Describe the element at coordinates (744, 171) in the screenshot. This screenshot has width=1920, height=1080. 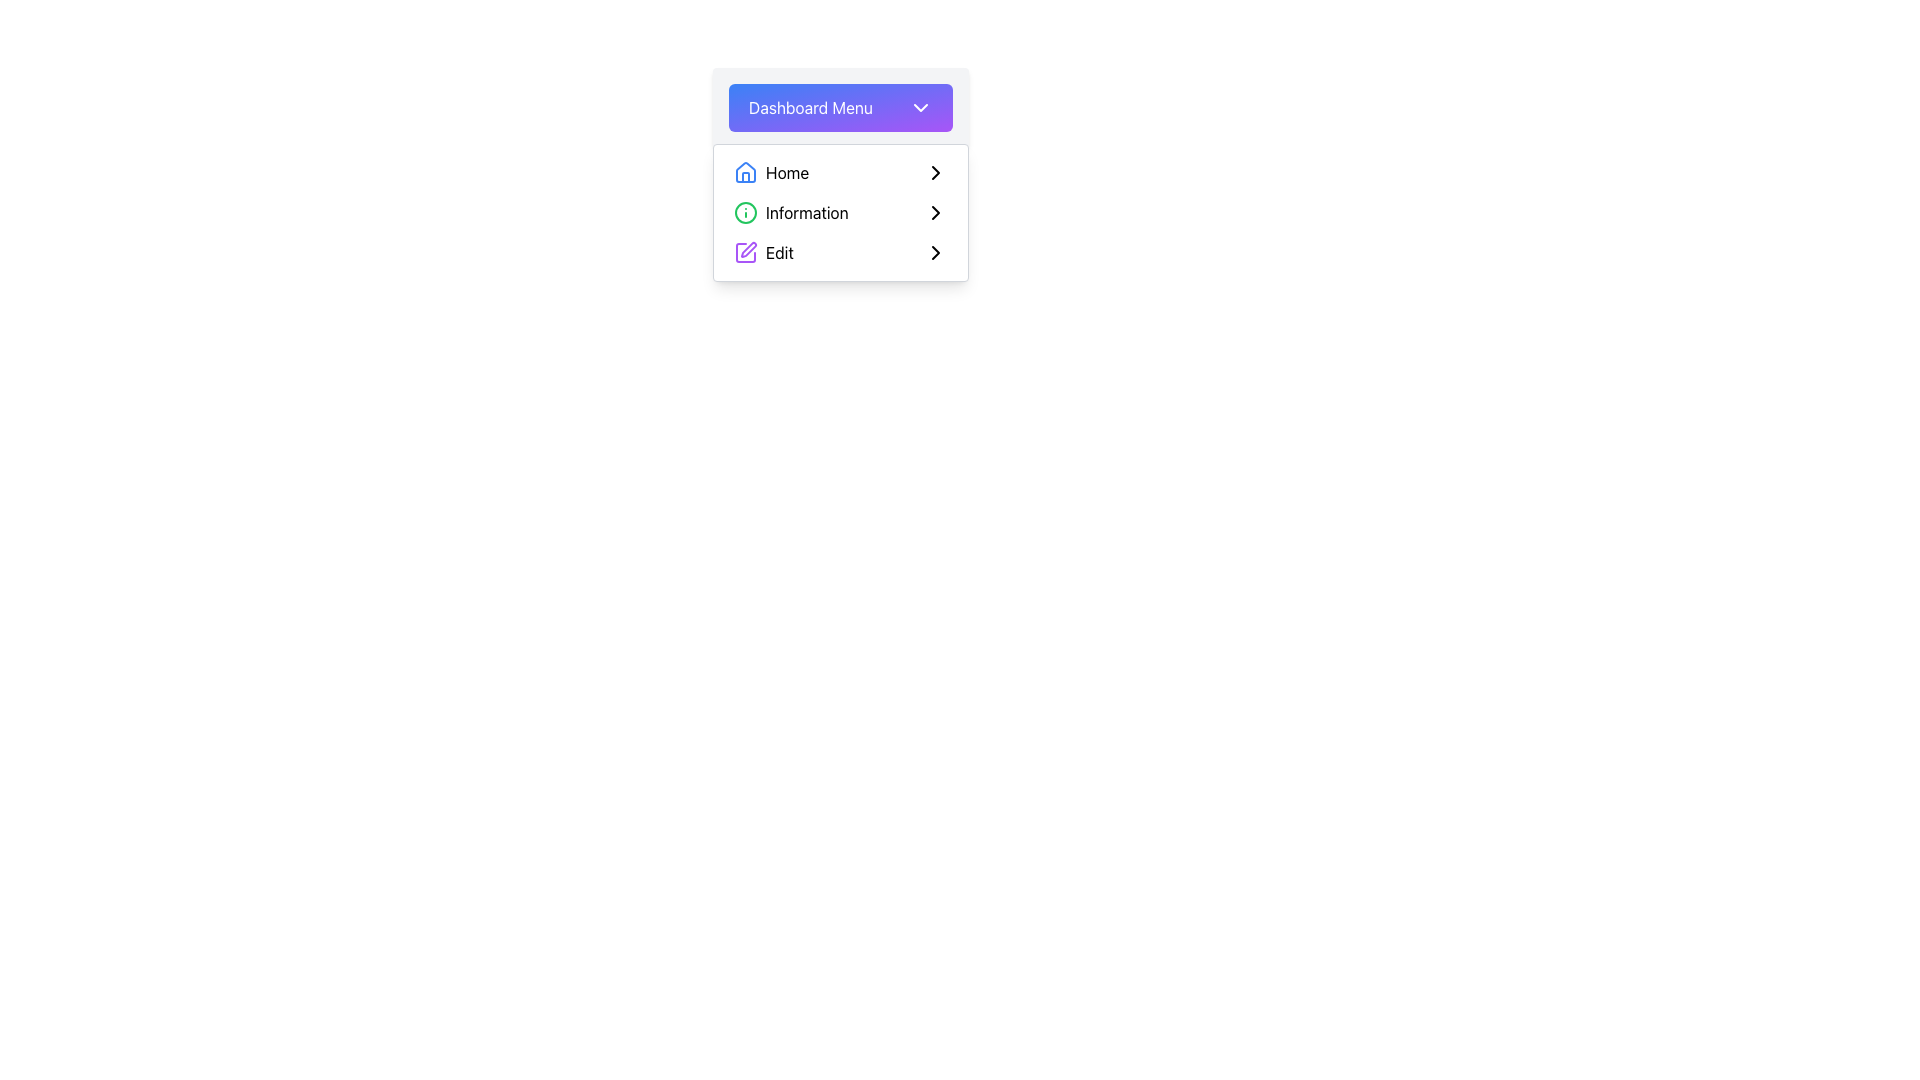
I see `the house-shaped icon with a blue outline, which represents a home button, located directly before the 'Home' label in the menu section` at that location.